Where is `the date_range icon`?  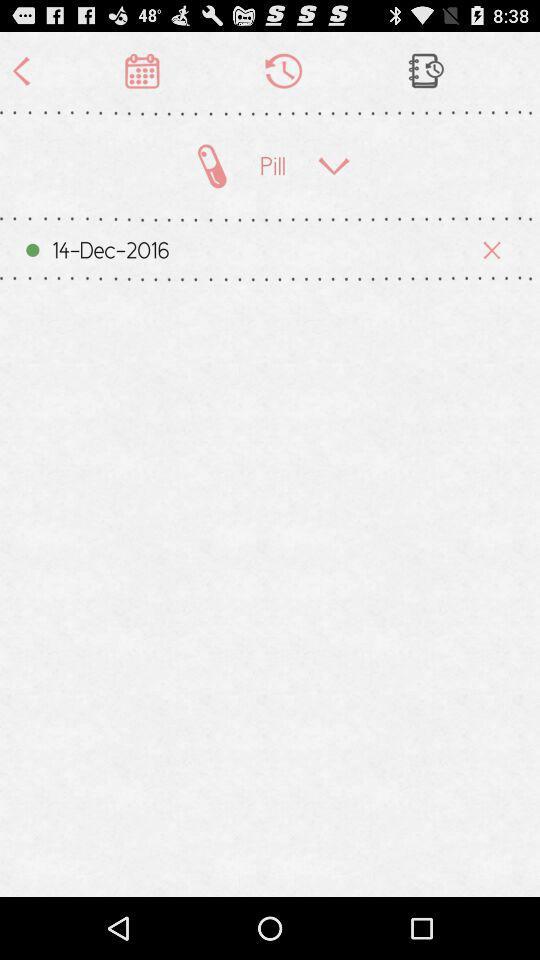 the date_range icon is located at coordinates (141, 75).